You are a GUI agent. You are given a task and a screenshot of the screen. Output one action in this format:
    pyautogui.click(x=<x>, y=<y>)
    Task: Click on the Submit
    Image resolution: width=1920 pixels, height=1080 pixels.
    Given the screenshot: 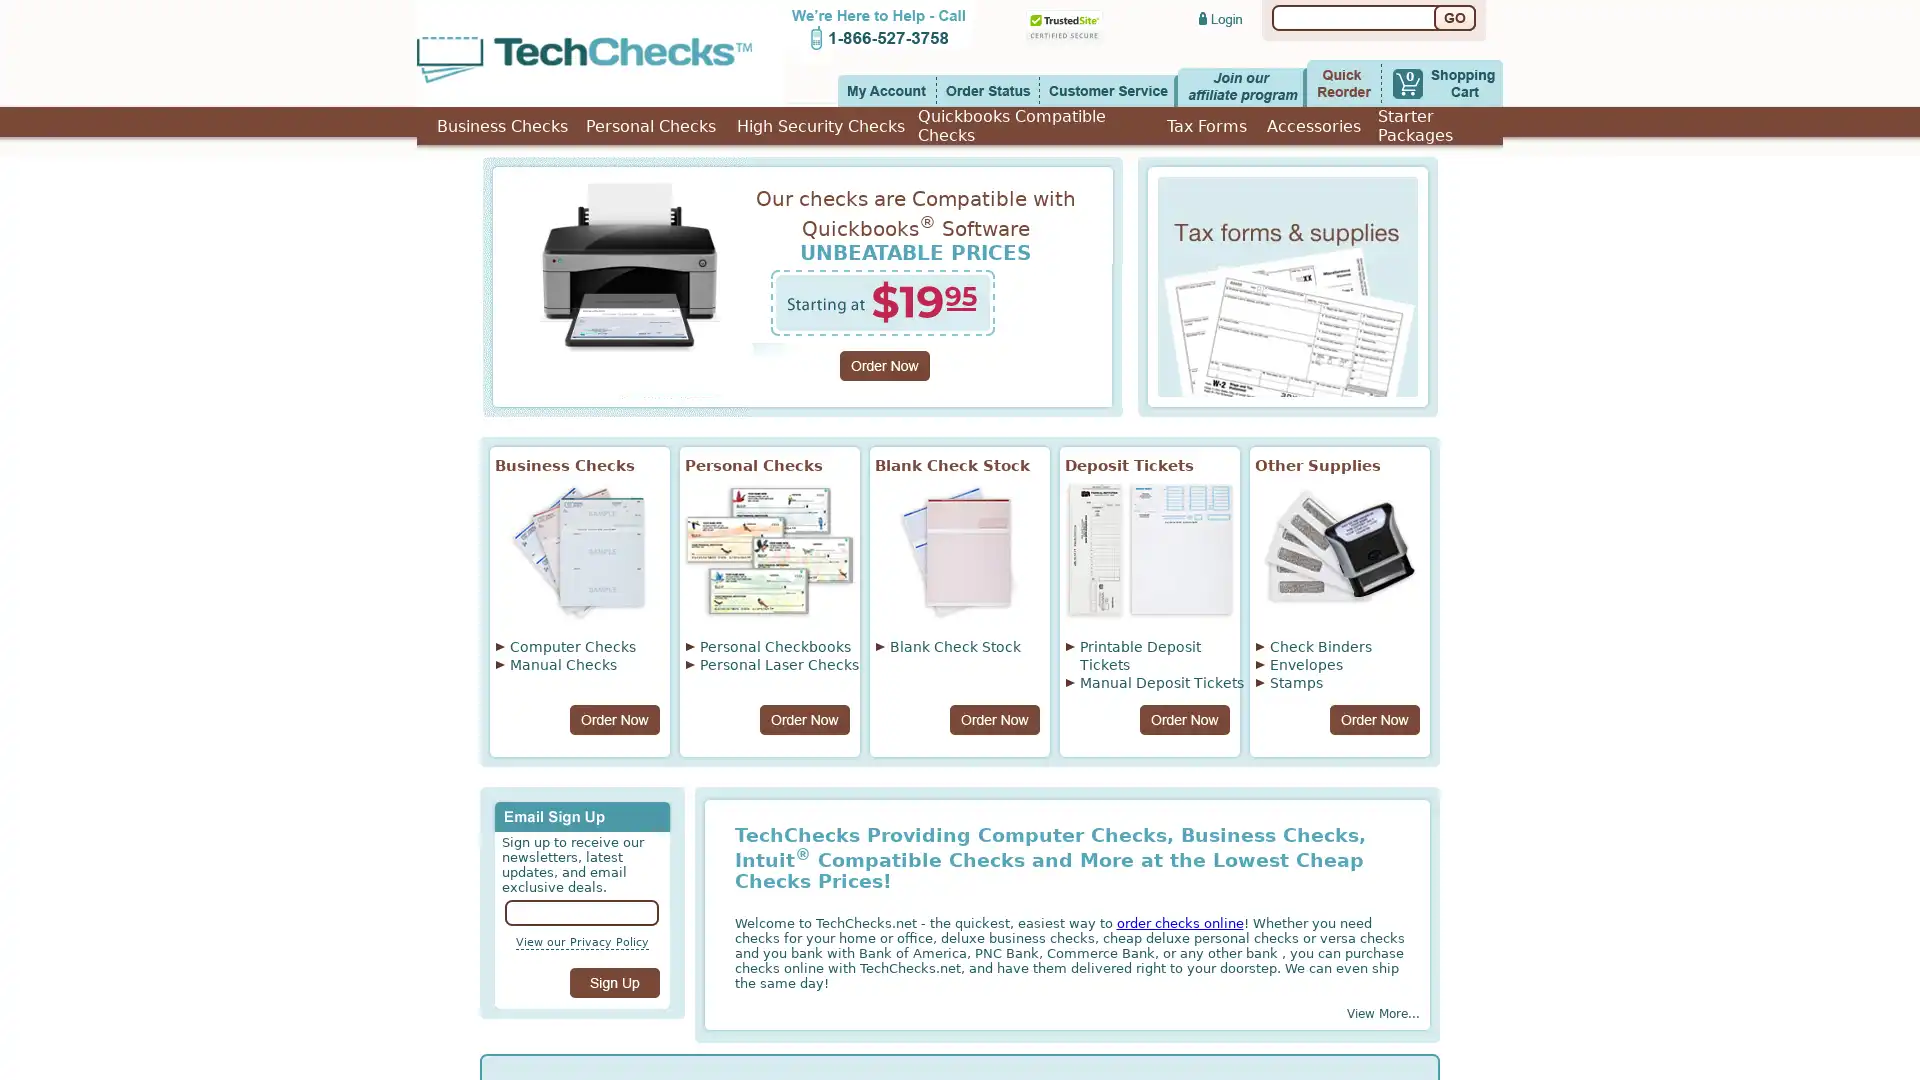 What is the action you would take?
    pyautogui.click(x=613, y=982)
    